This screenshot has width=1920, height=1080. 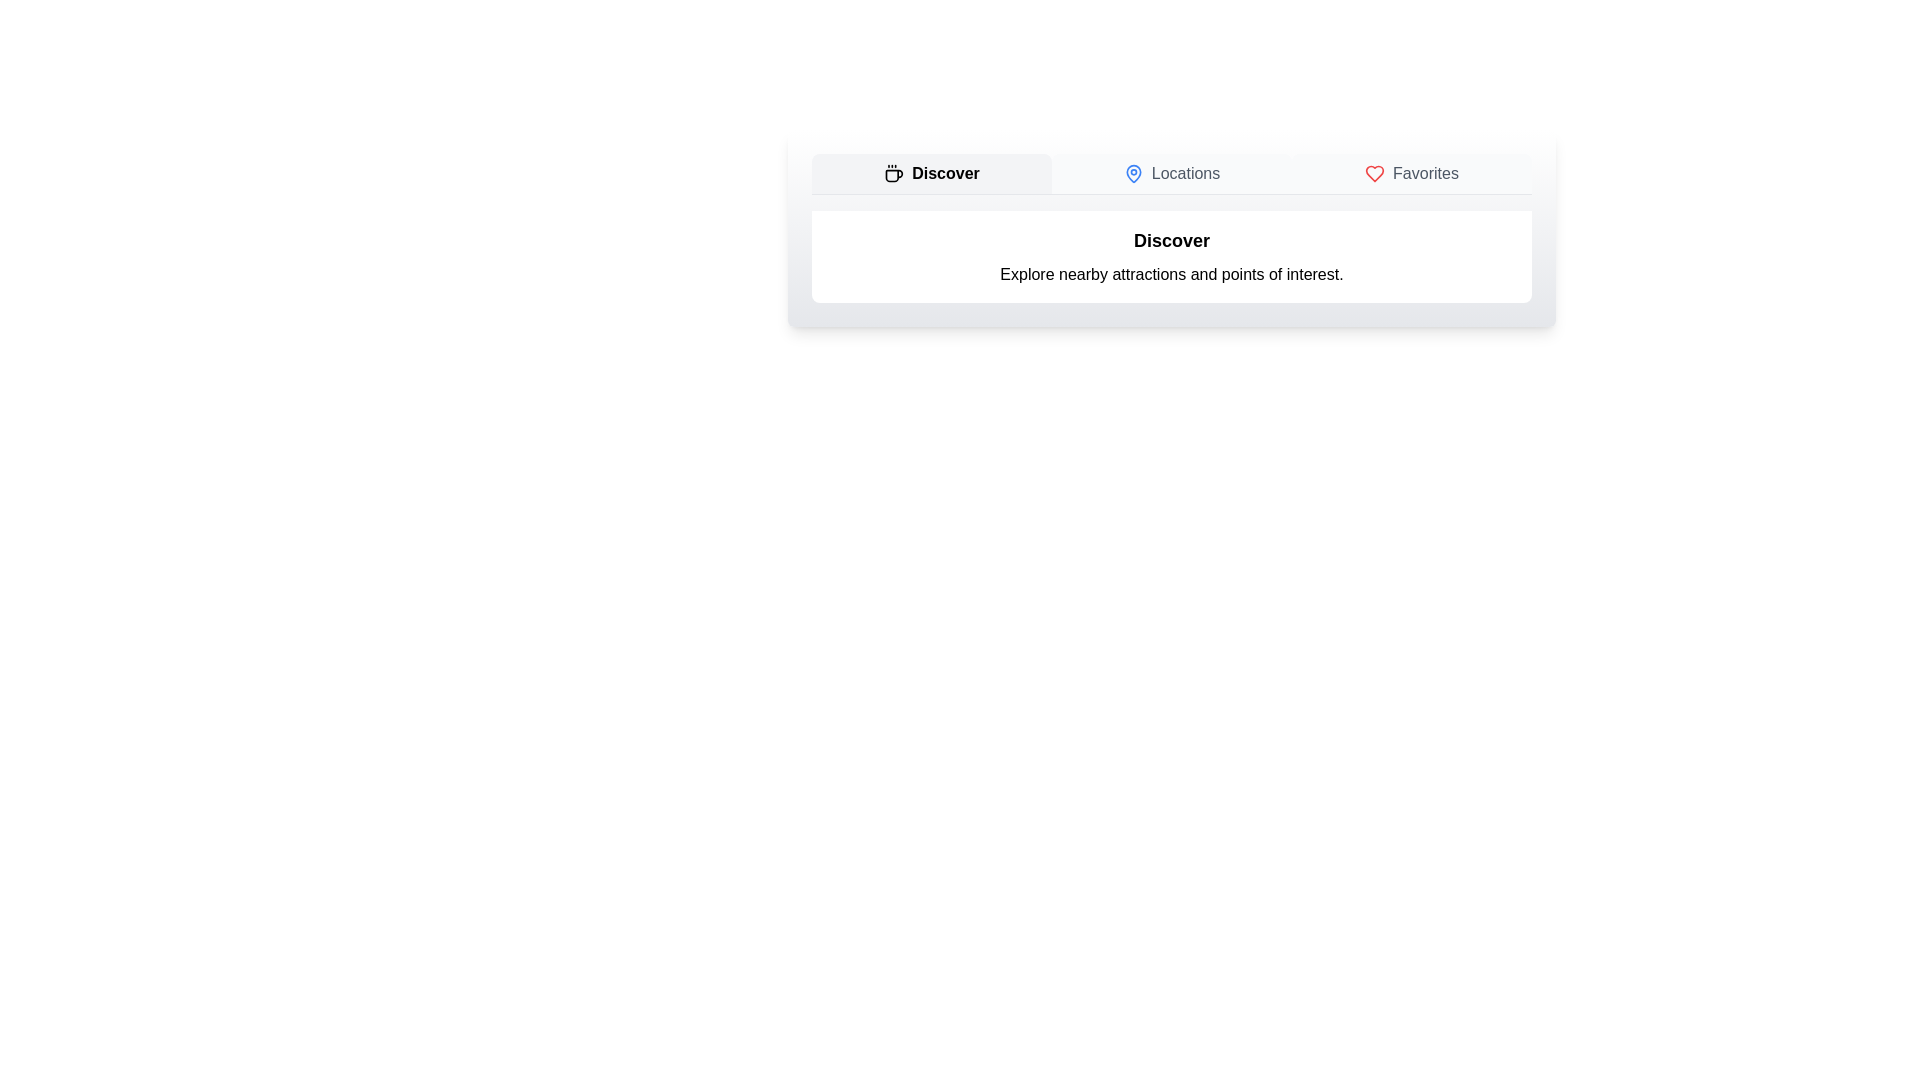 What do you see at coordinates (930, 172) in the screenshot?
I see `the tab labeled Discover` at bounding box center [930, 172].